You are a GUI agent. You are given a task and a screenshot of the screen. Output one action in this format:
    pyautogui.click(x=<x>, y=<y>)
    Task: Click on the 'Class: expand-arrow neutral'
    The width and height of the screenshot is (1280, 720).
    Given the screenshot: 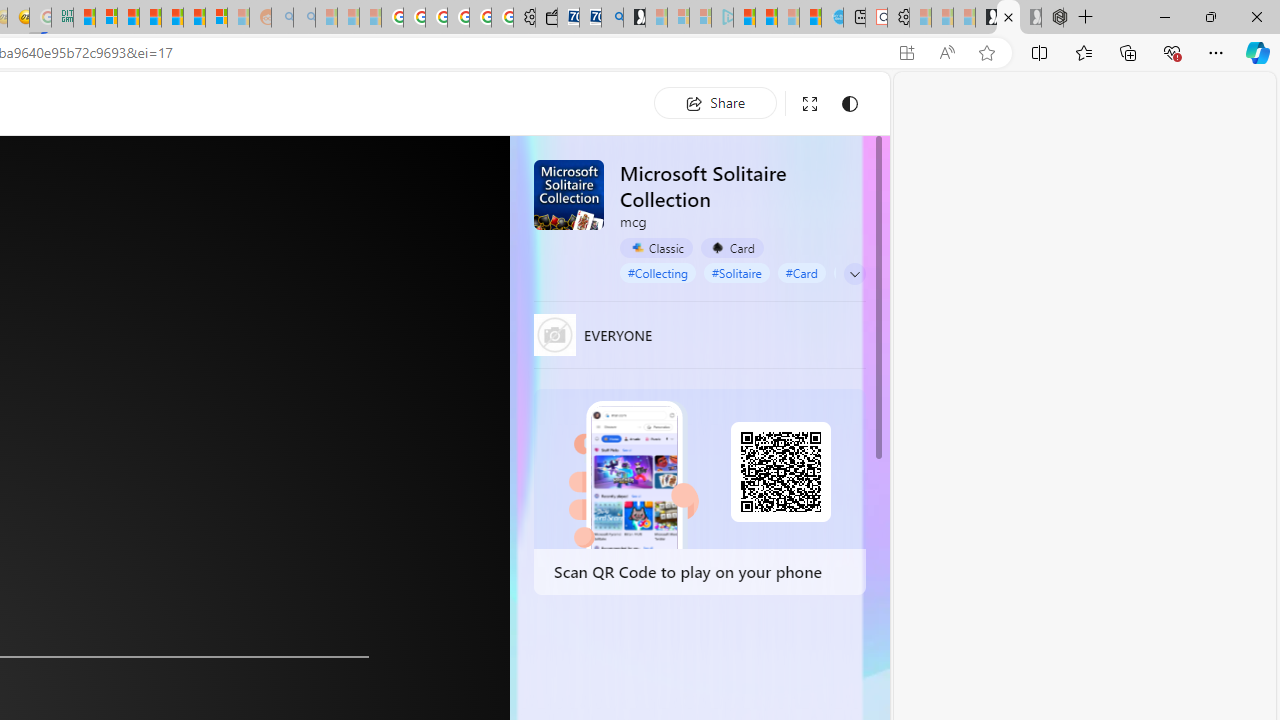 What is the action you would take?
    pyautogui.click(x=855, y=273)
    